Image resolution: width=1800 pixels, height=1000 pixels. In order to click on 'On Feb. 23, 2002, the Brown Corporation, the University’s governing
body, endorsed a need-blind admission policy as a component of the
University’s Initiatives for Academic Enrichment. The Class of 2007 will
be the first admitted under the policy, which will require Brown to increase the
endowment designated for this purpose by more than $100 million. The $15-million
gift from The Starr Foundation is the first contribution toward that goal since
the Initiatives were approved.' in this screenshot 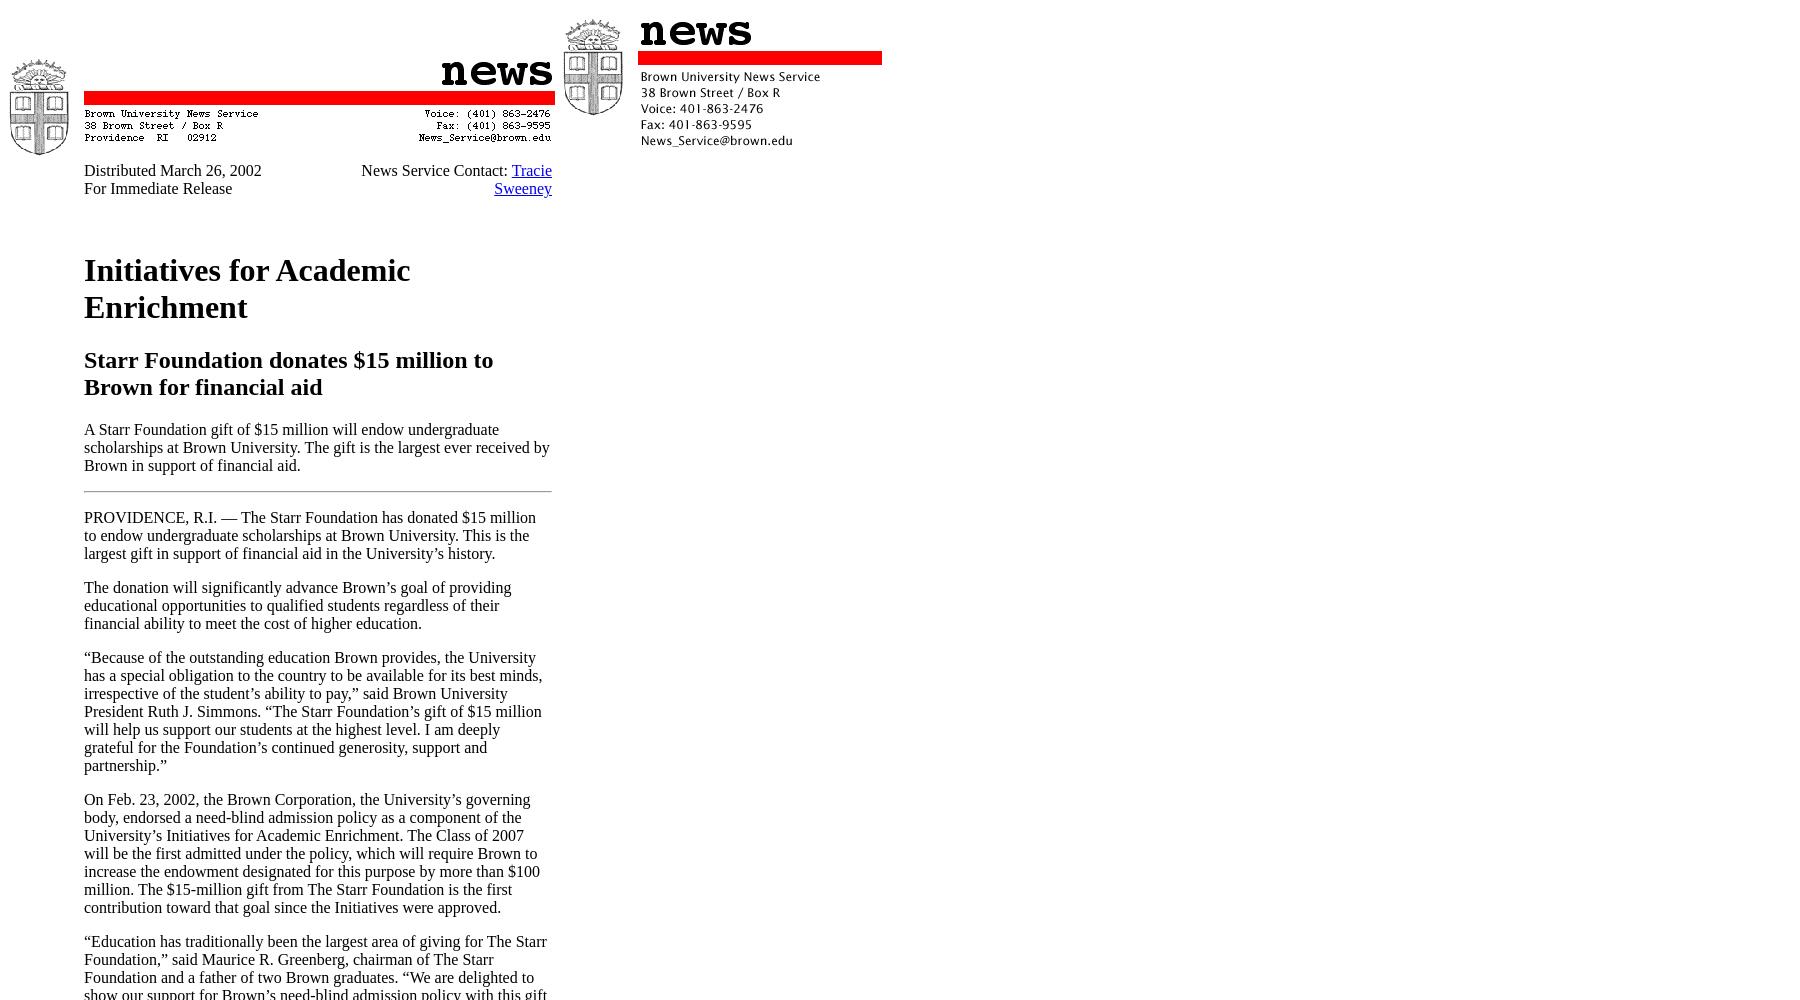, I will do `click(310, 852)`.